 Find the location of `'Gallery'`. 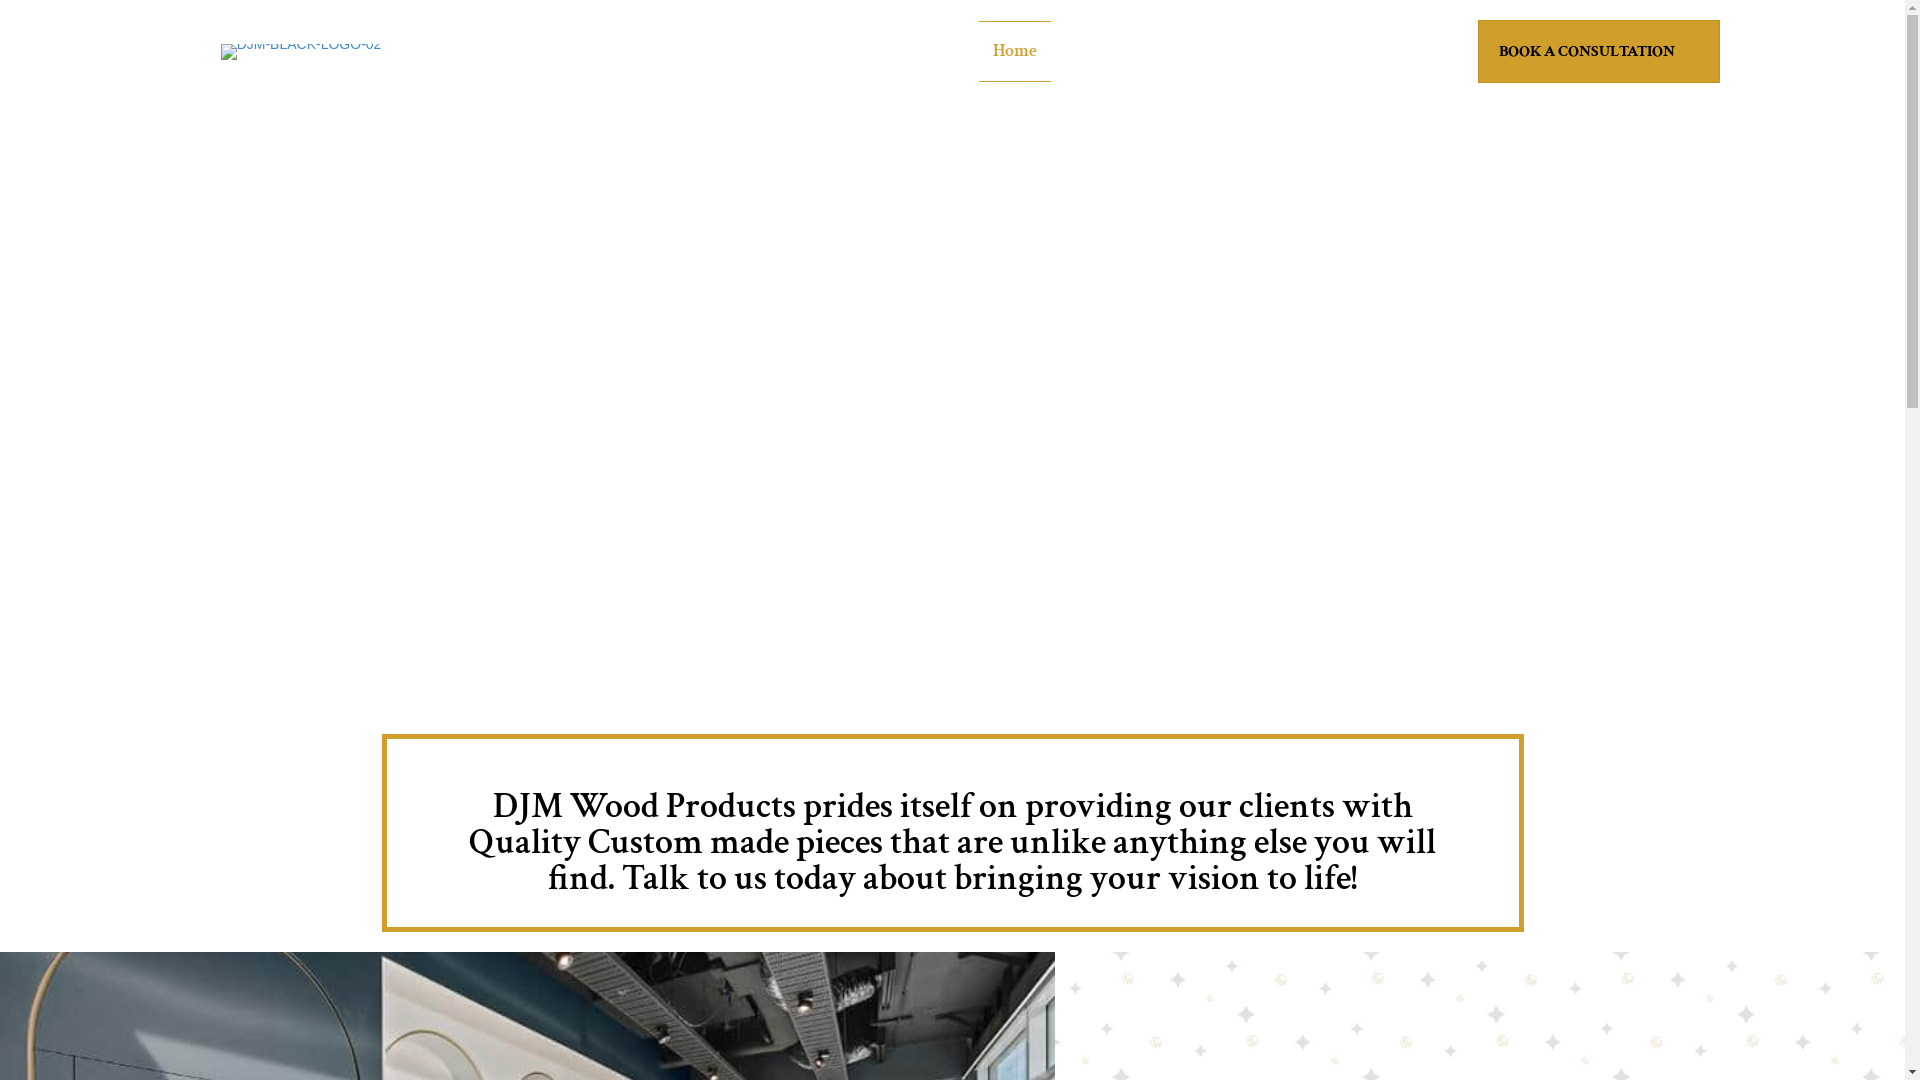

'Gallery' is located at coordinates (1242, 50).